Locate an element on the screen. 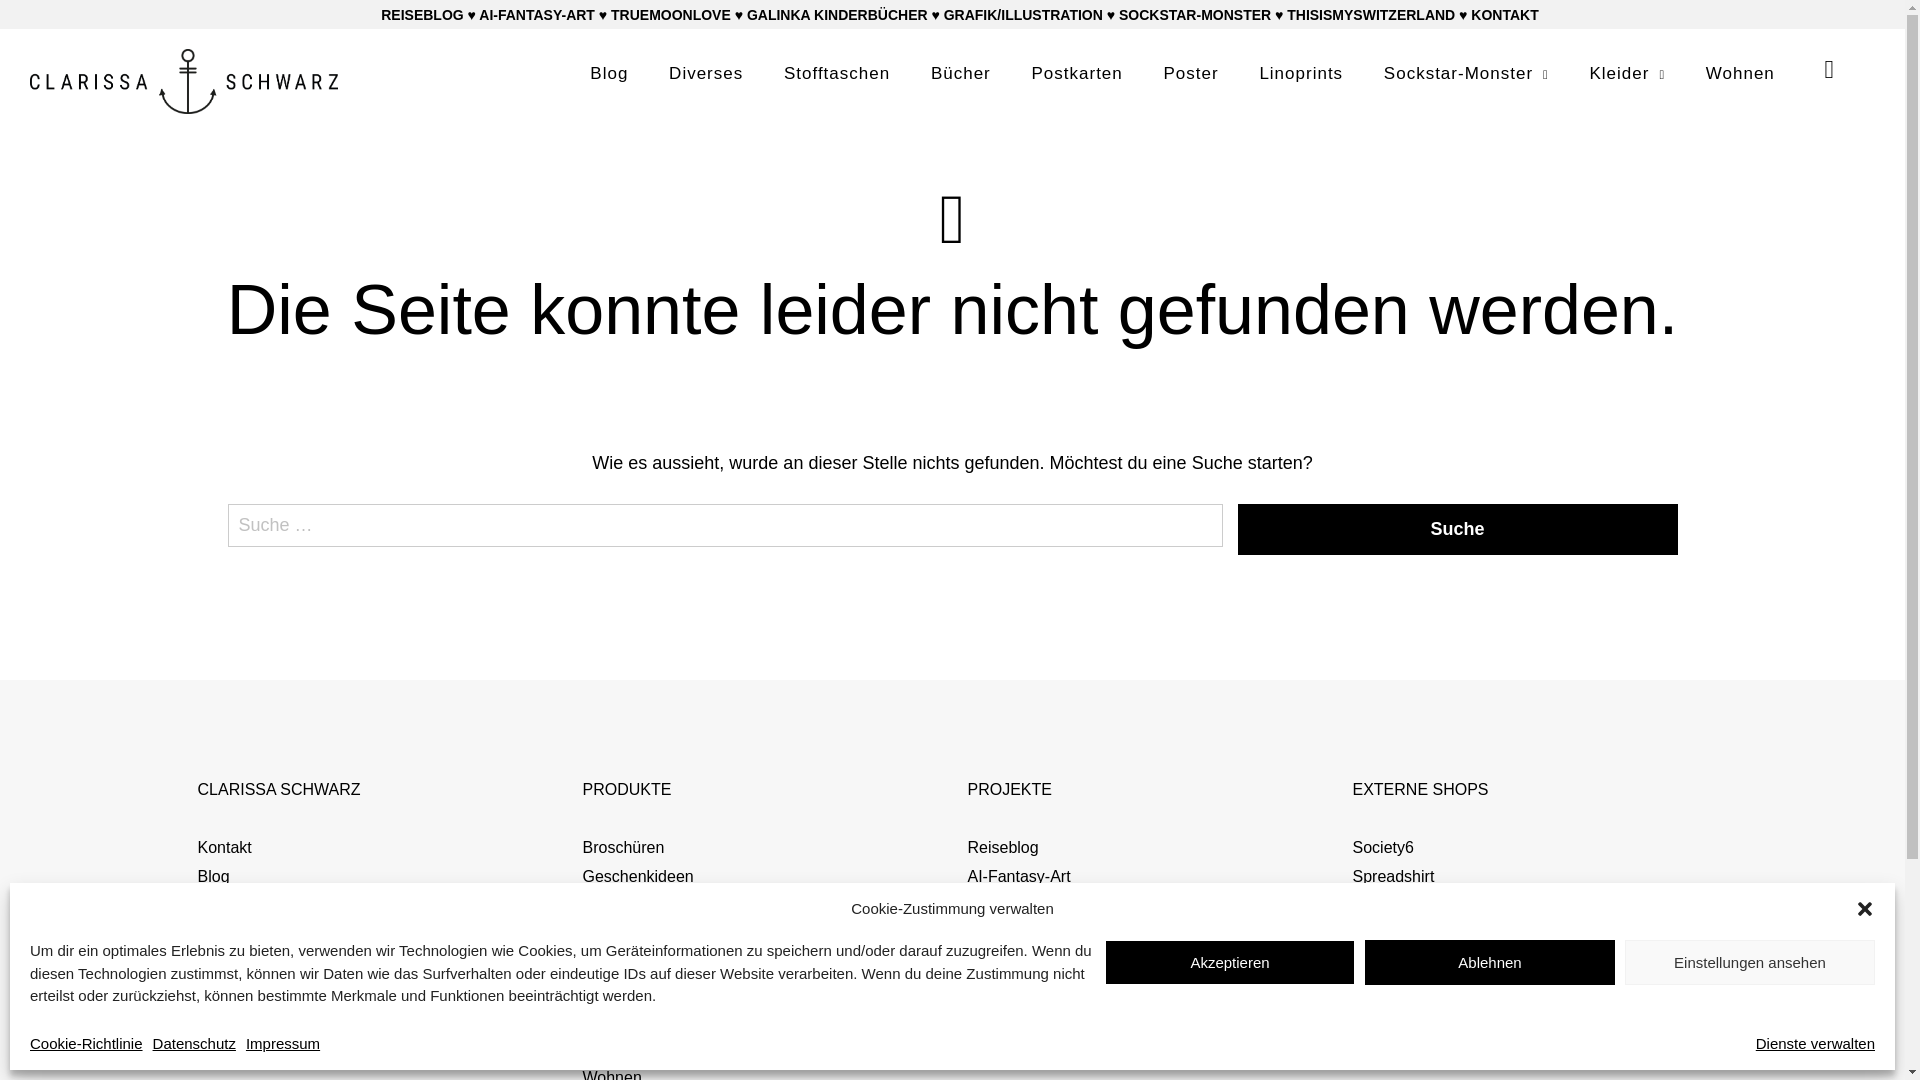 Image resolution: width=1920 pixels, height=1080 pixels. 'Ablehnen' is located at coordinates (1489, 961).